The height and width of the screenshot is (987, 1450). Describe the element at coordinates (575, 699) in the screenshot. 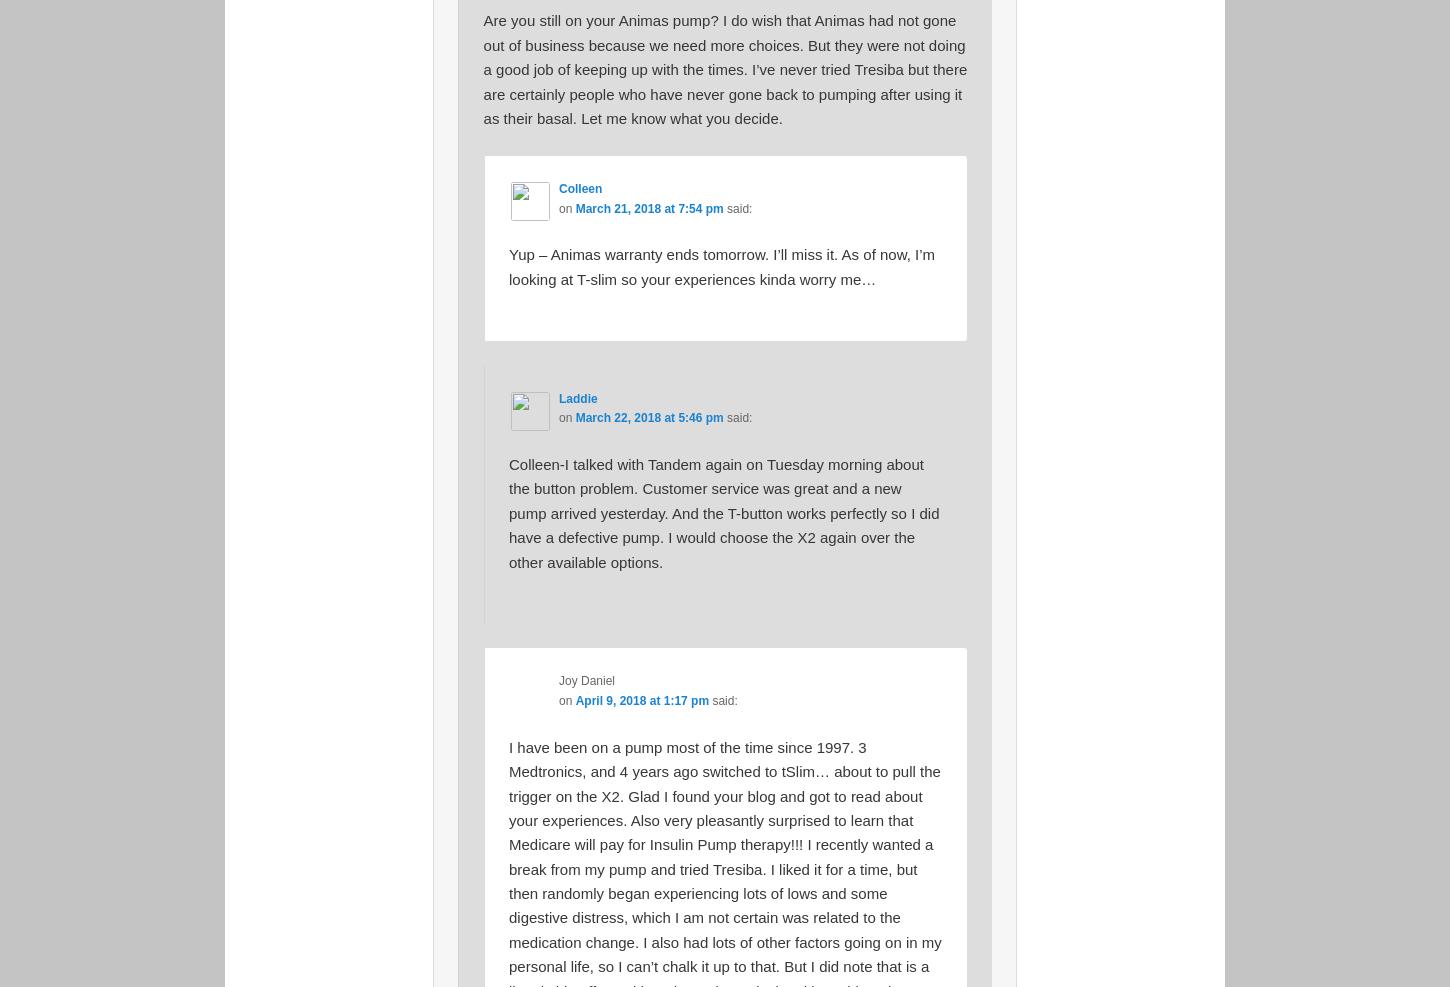

I see `'April 9, 2018 at 1:17 pm'` at that location.